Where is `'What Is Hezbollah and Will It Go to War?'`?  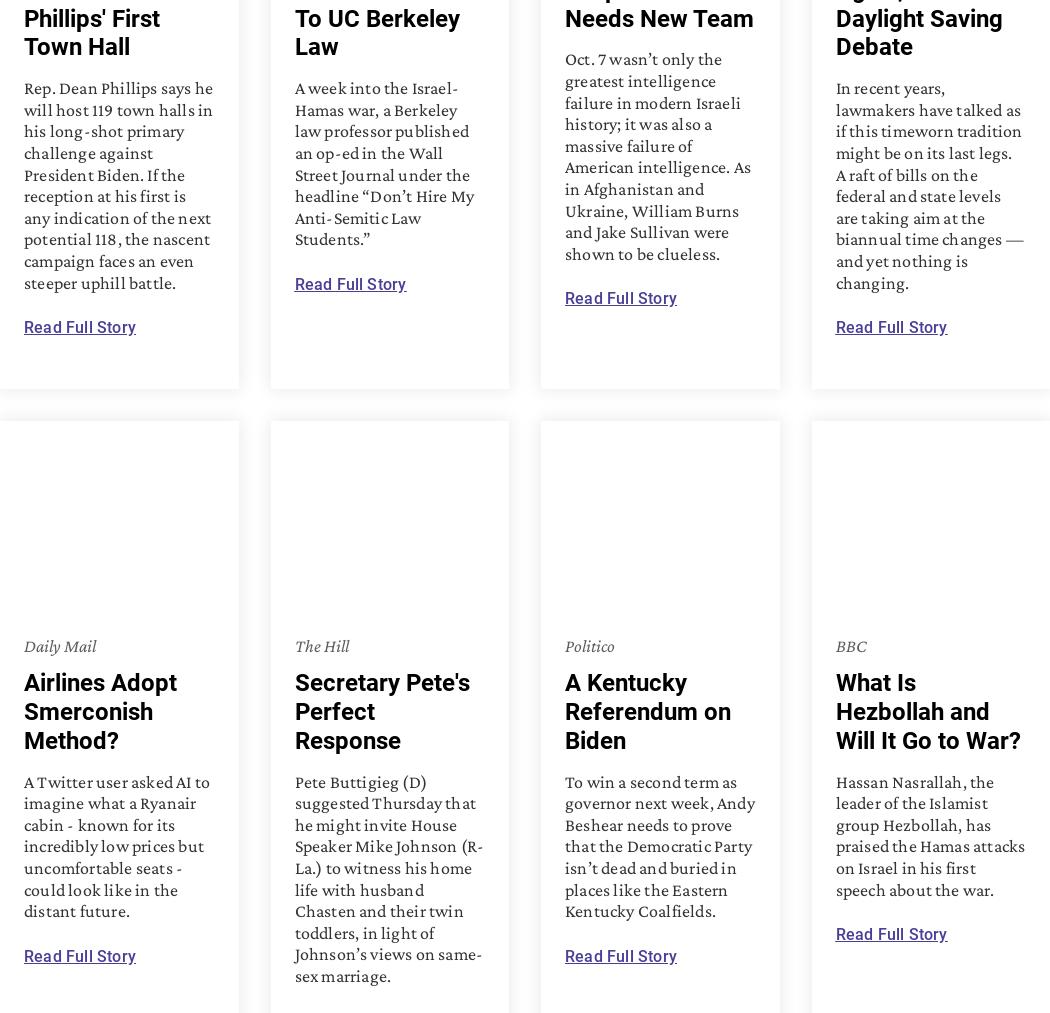
'What Is Hezbollah and Will It Go to War?' is located at coordinates (927, 711).